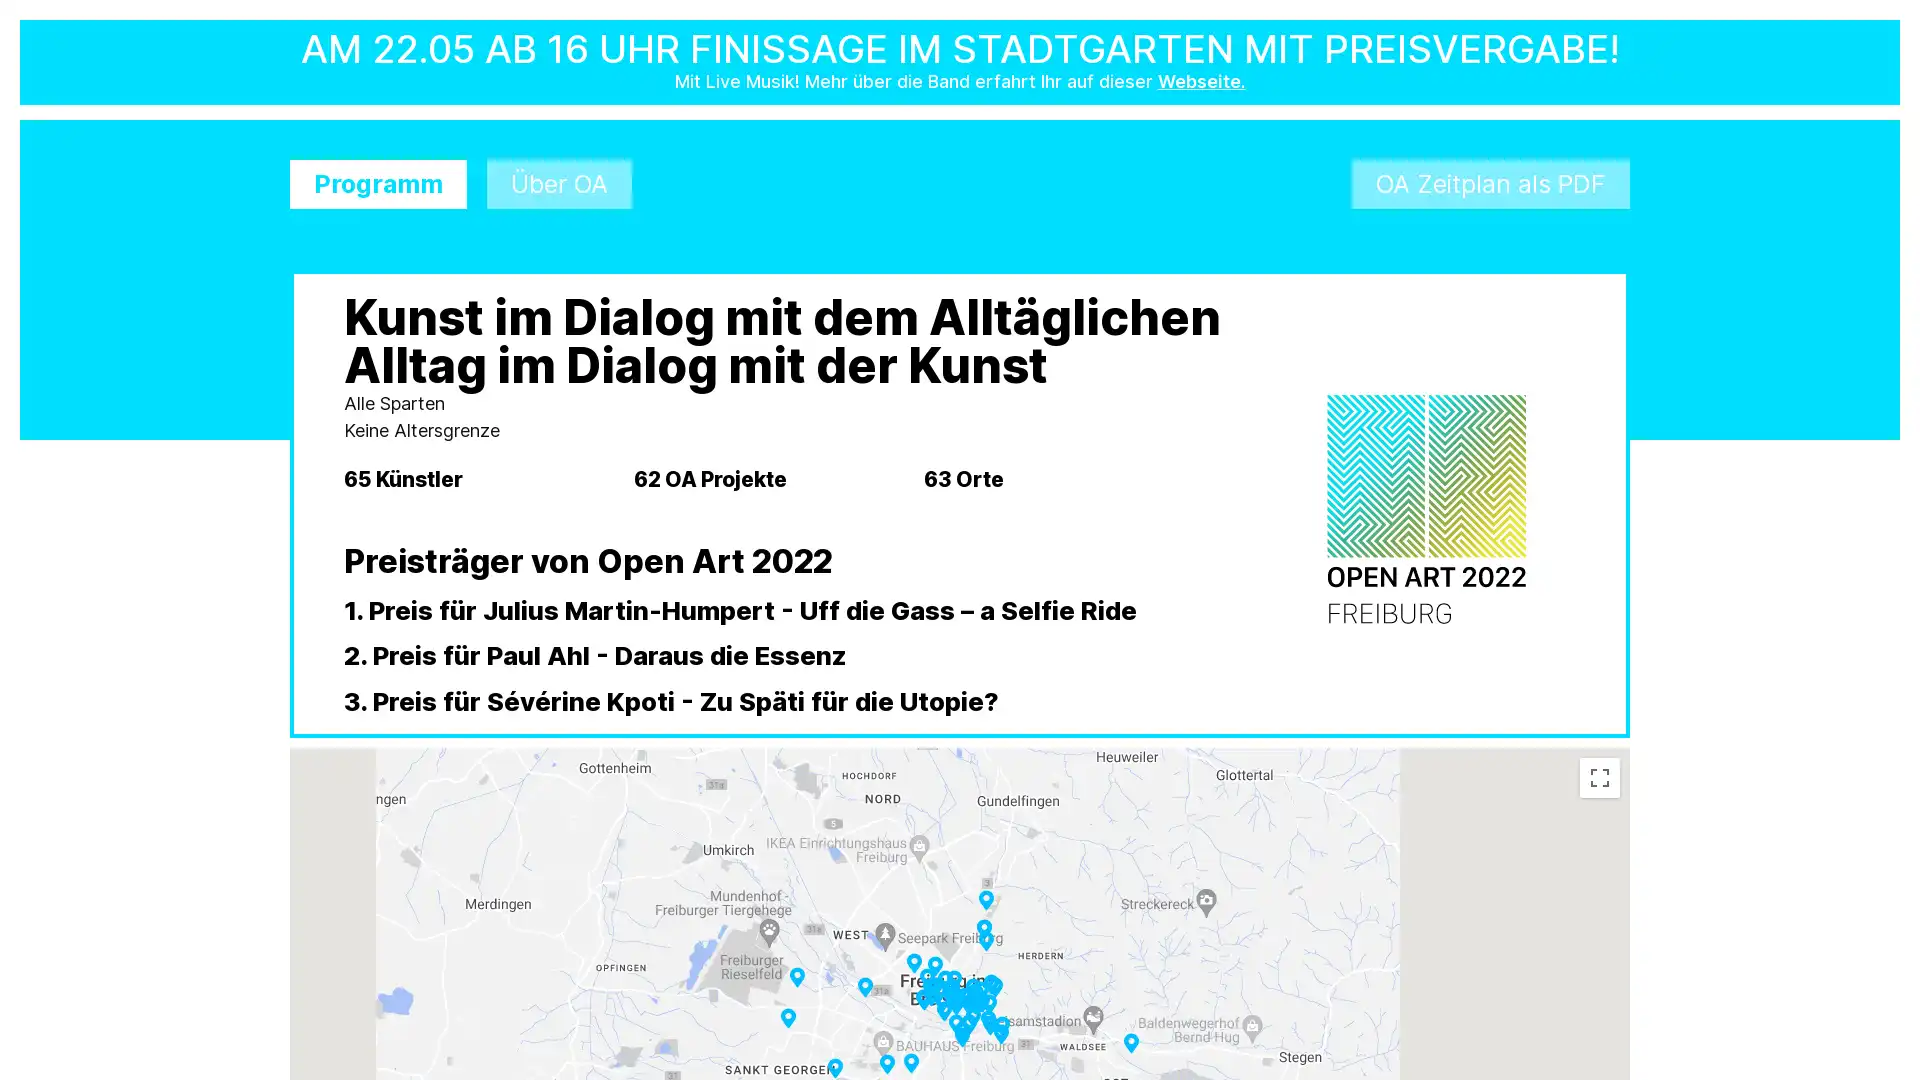  I want to click on Toggle fullscreen view, so click(1598, 777).